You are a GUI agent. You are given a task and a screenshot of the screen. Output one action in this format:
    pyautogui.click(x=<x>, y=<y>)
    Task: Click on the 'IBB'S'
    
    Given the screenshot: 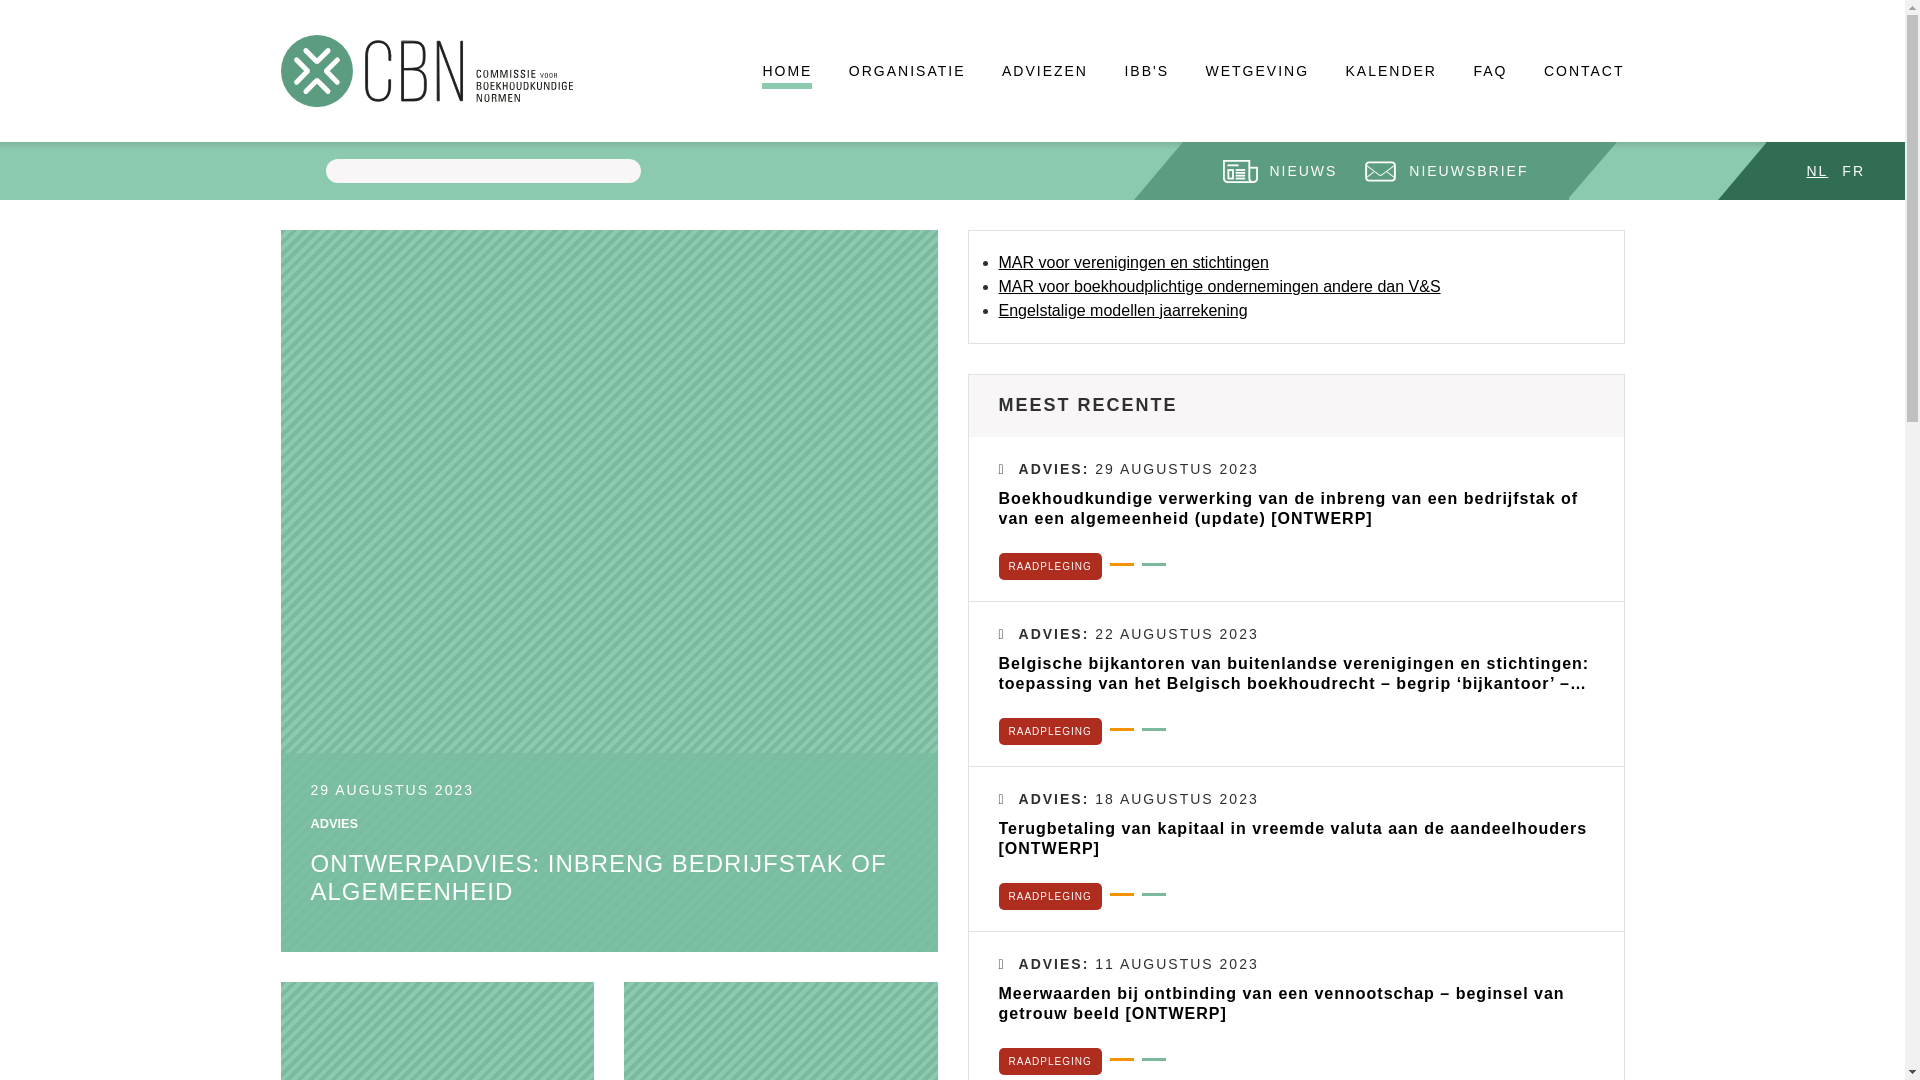 What is the action you would take?
    pyautogui.click(x=1123, y=72)
    